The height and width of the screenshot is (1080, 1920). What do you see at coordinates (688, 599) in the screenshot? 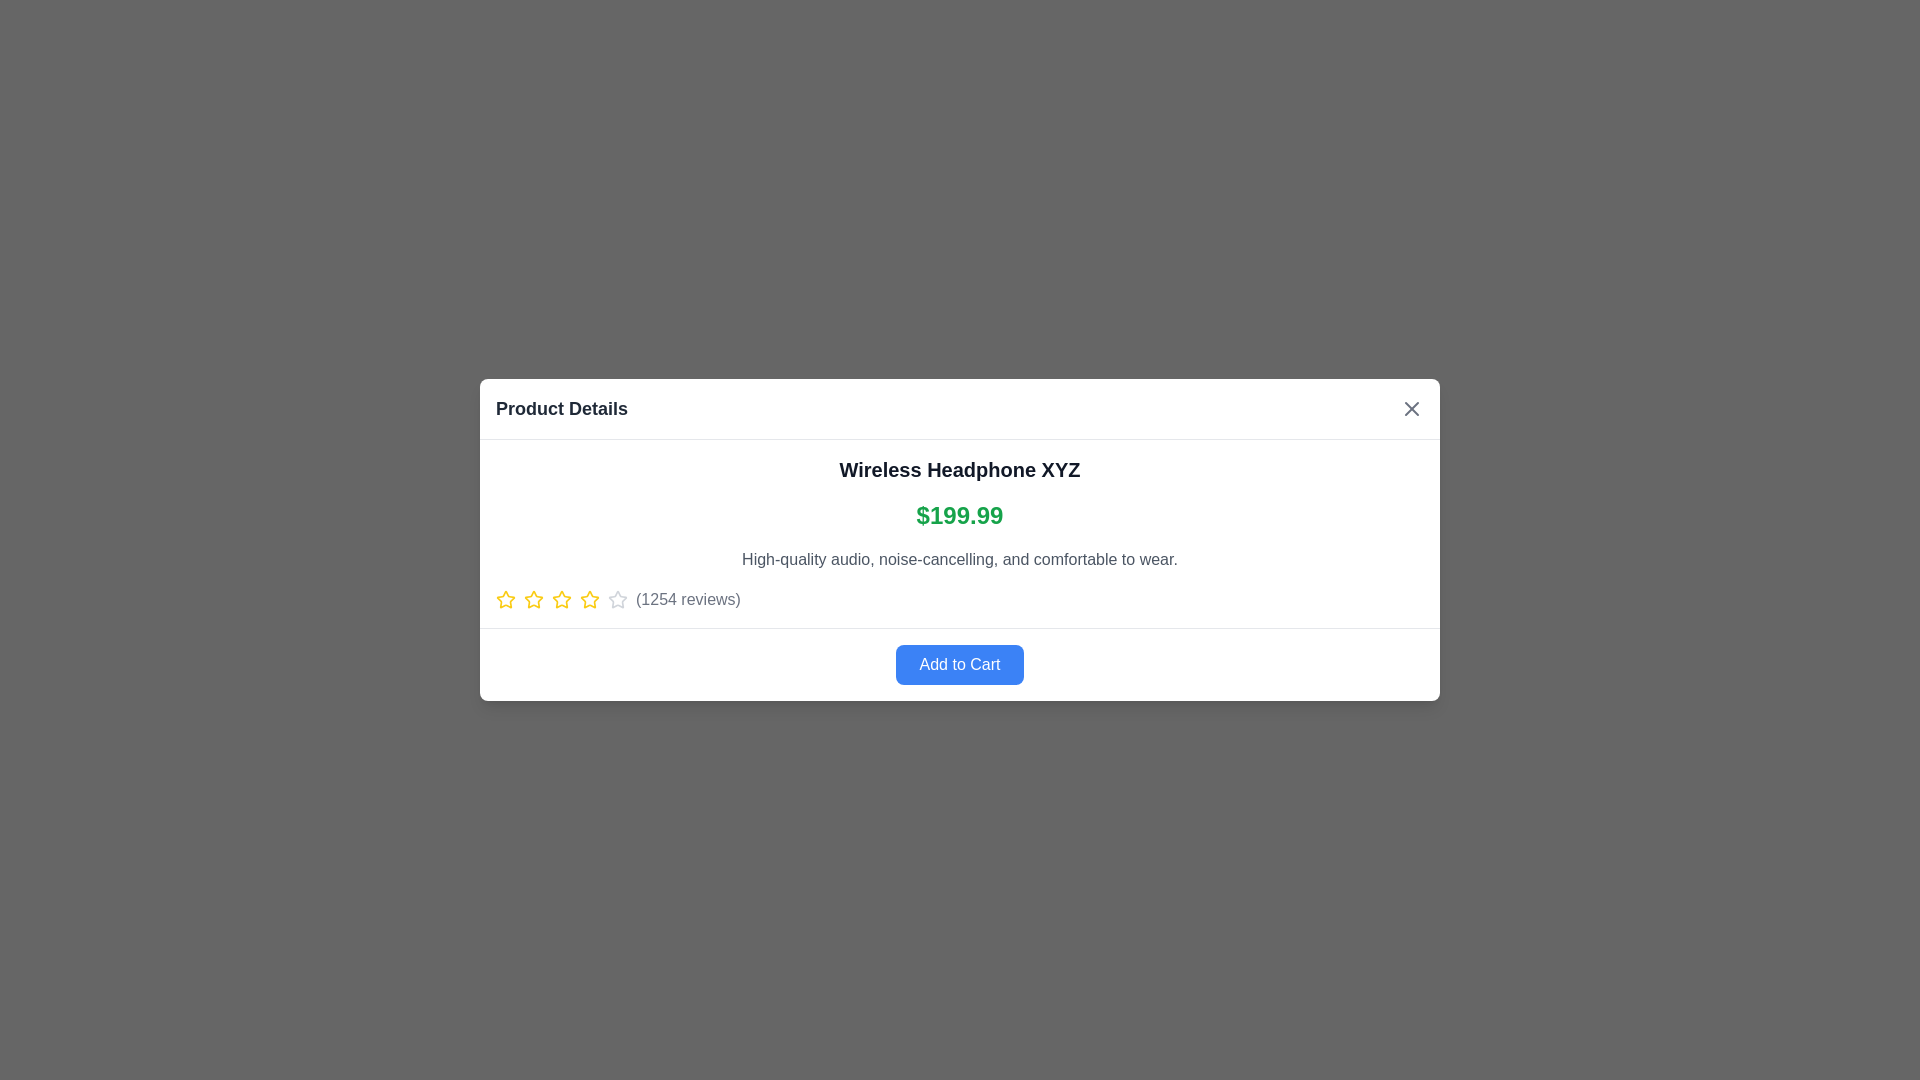
I see `the static text label displaying '(1254 reviews)' in gray font, located below the product name and price, and positioned to the right of the star rating icons` at bounding box center [688, 599].